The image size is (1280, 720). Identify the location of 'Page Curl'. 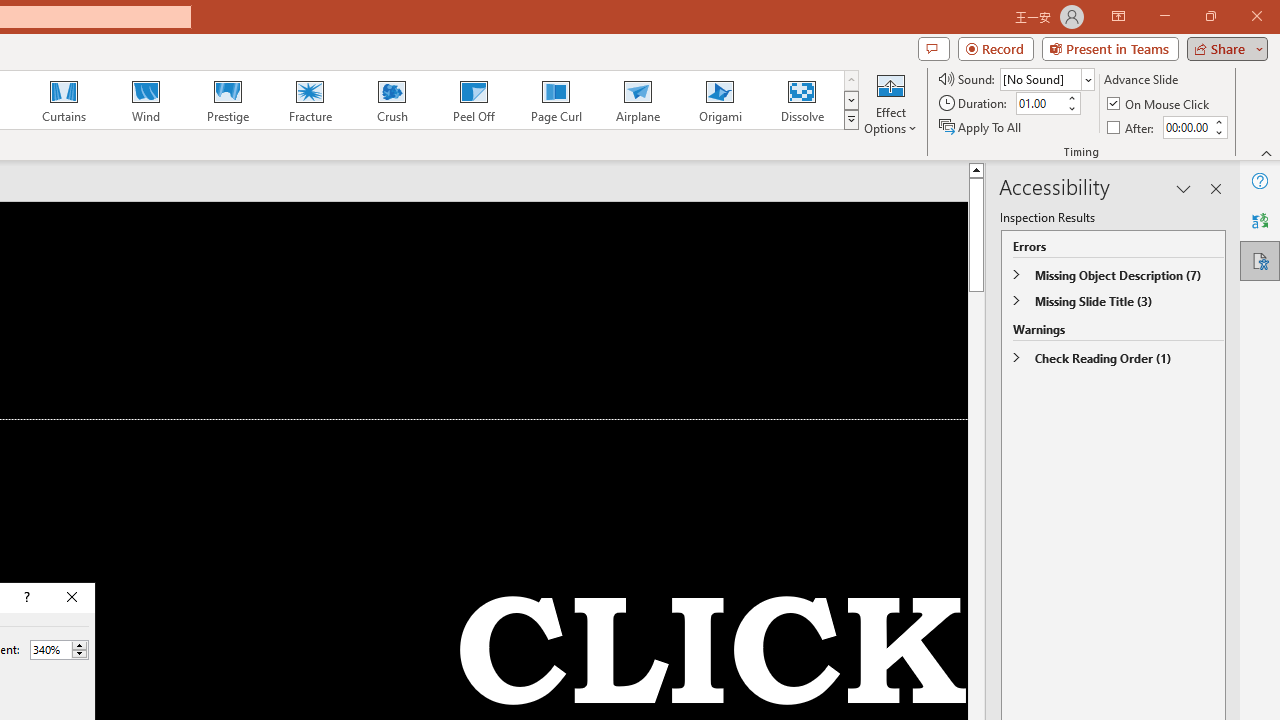
(555, 100).